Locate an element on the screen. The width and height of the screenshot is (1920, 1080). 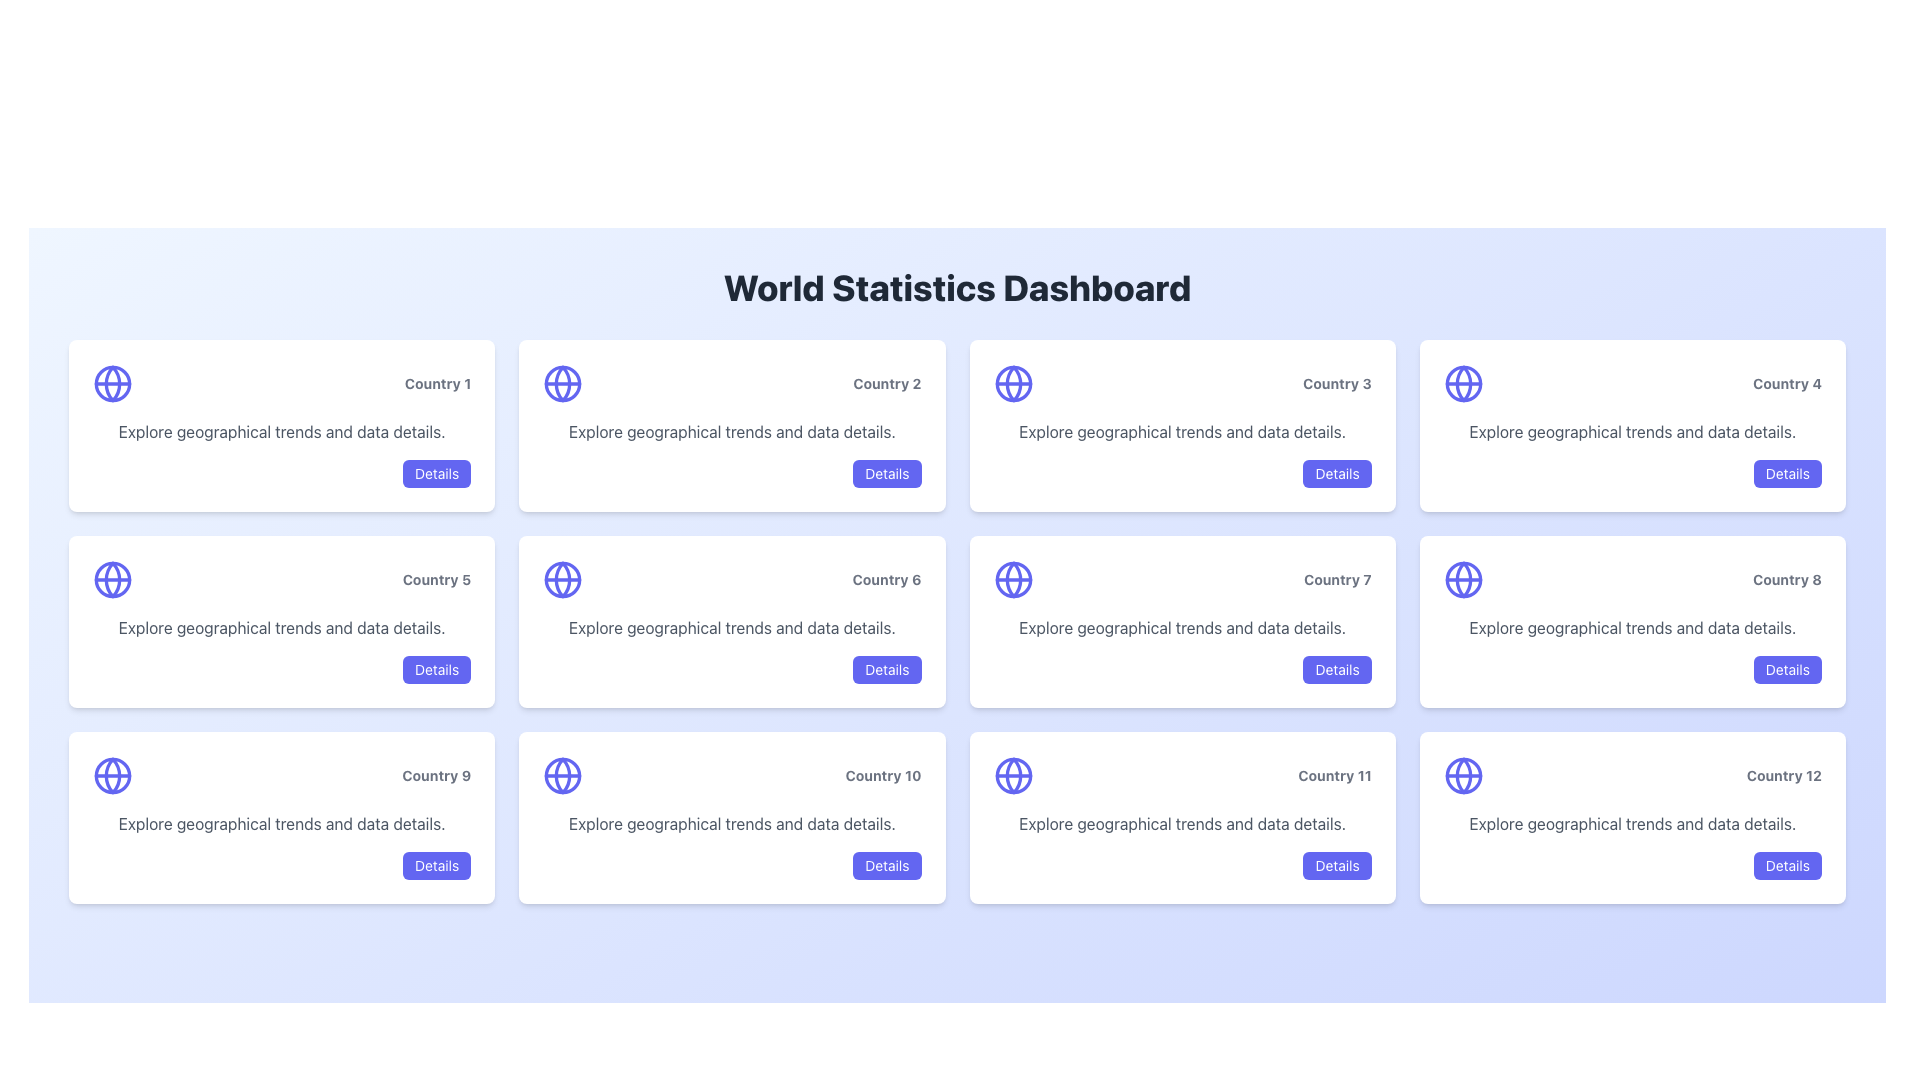
the text label located in the top-right corner of the second card in the first row of a four-column grid layout is located at coordinates (731, 384).